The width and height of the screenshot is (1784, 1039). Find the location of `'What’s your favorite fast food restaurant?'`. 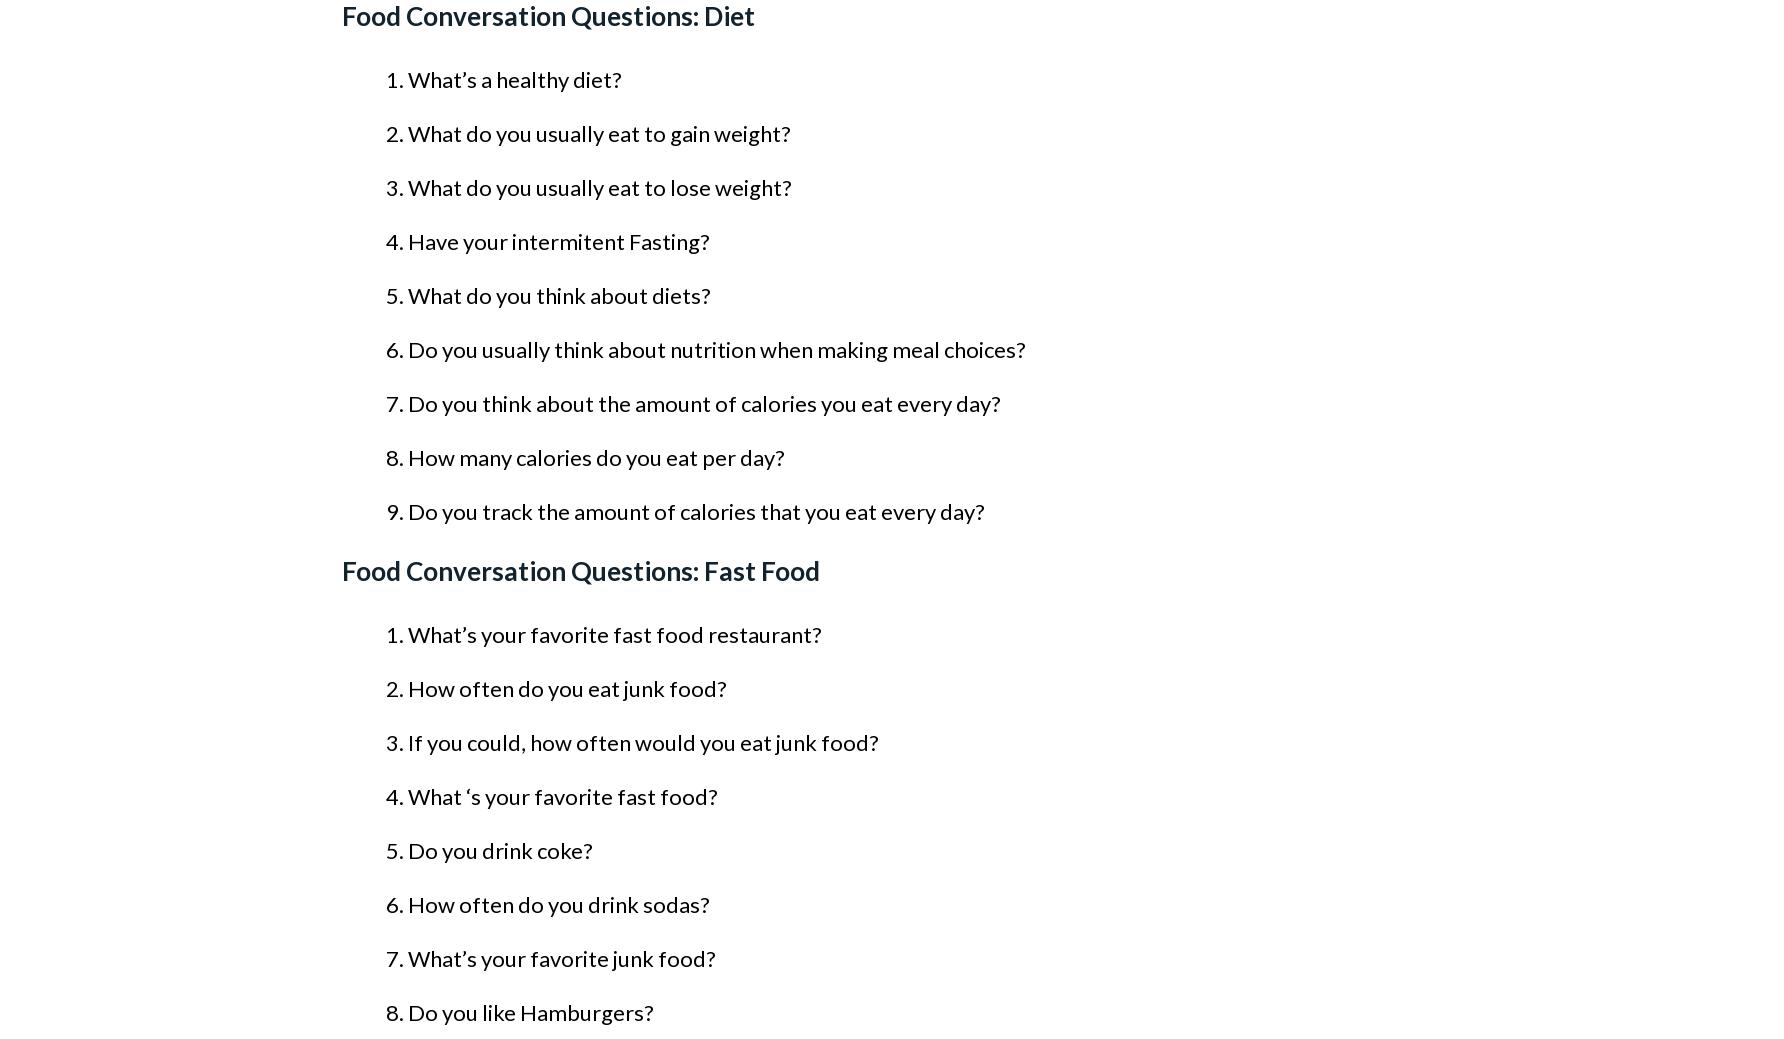

'What’s your favorite fast food restaurant?' is located at coordinates (613, 634).